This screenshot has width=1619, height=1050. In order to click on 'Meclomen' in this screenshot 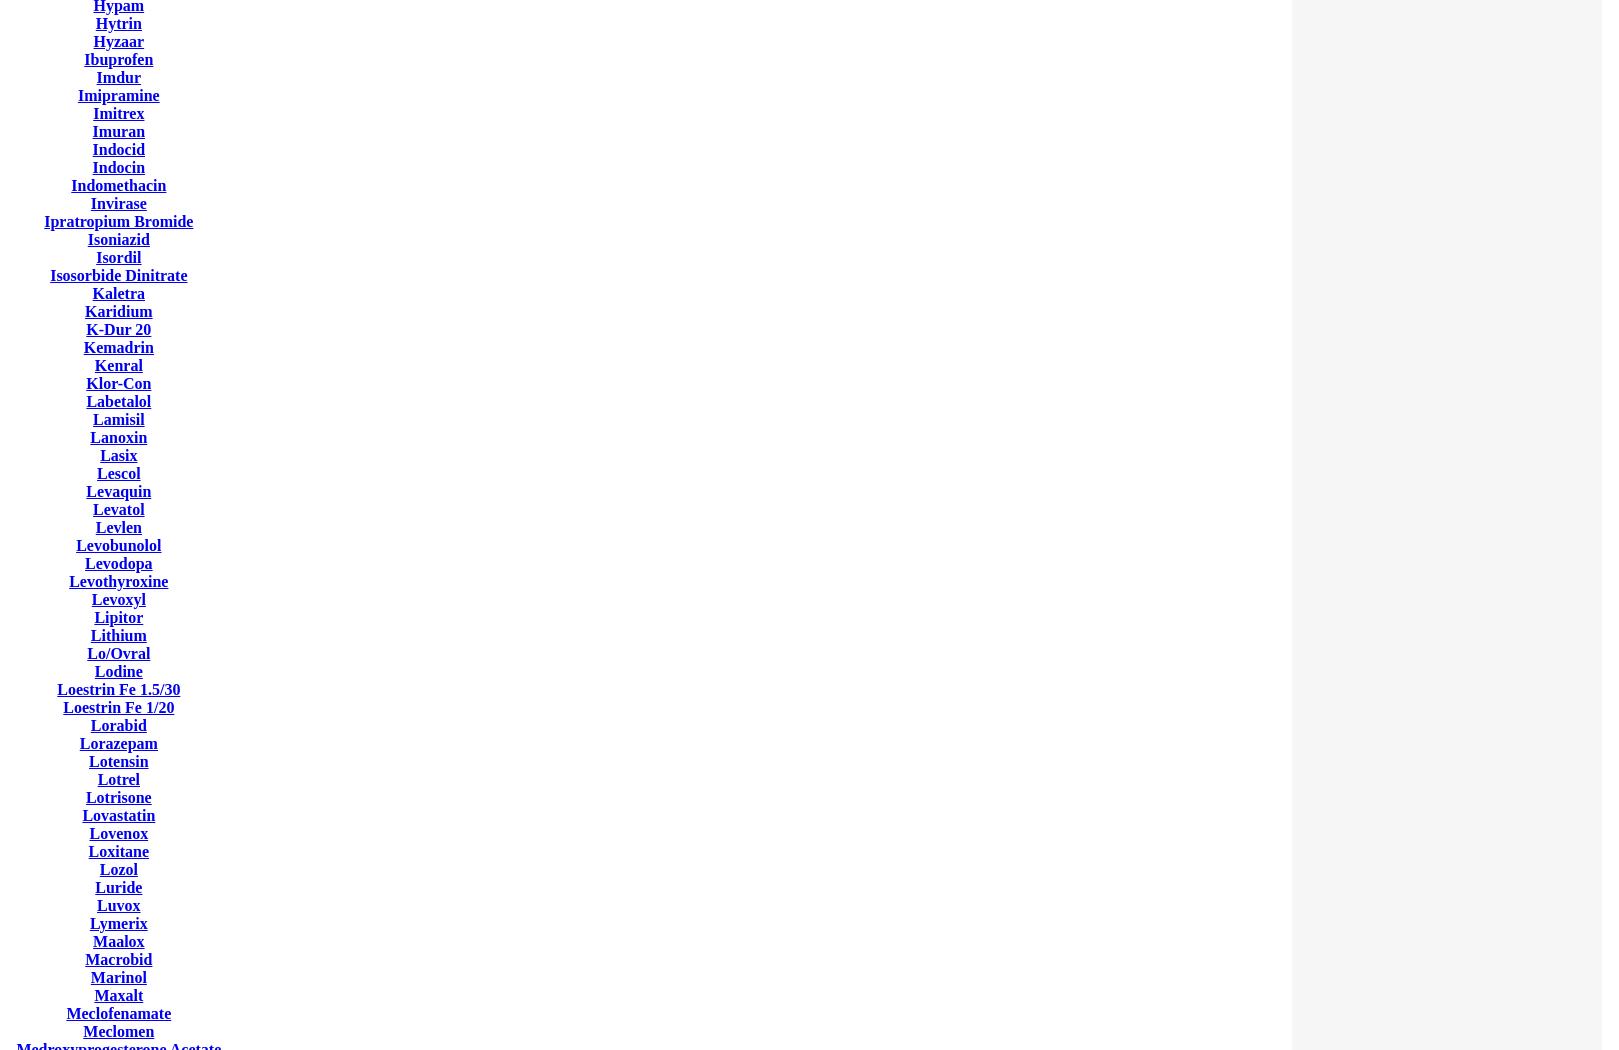, I will do `click(118, 1030)`.